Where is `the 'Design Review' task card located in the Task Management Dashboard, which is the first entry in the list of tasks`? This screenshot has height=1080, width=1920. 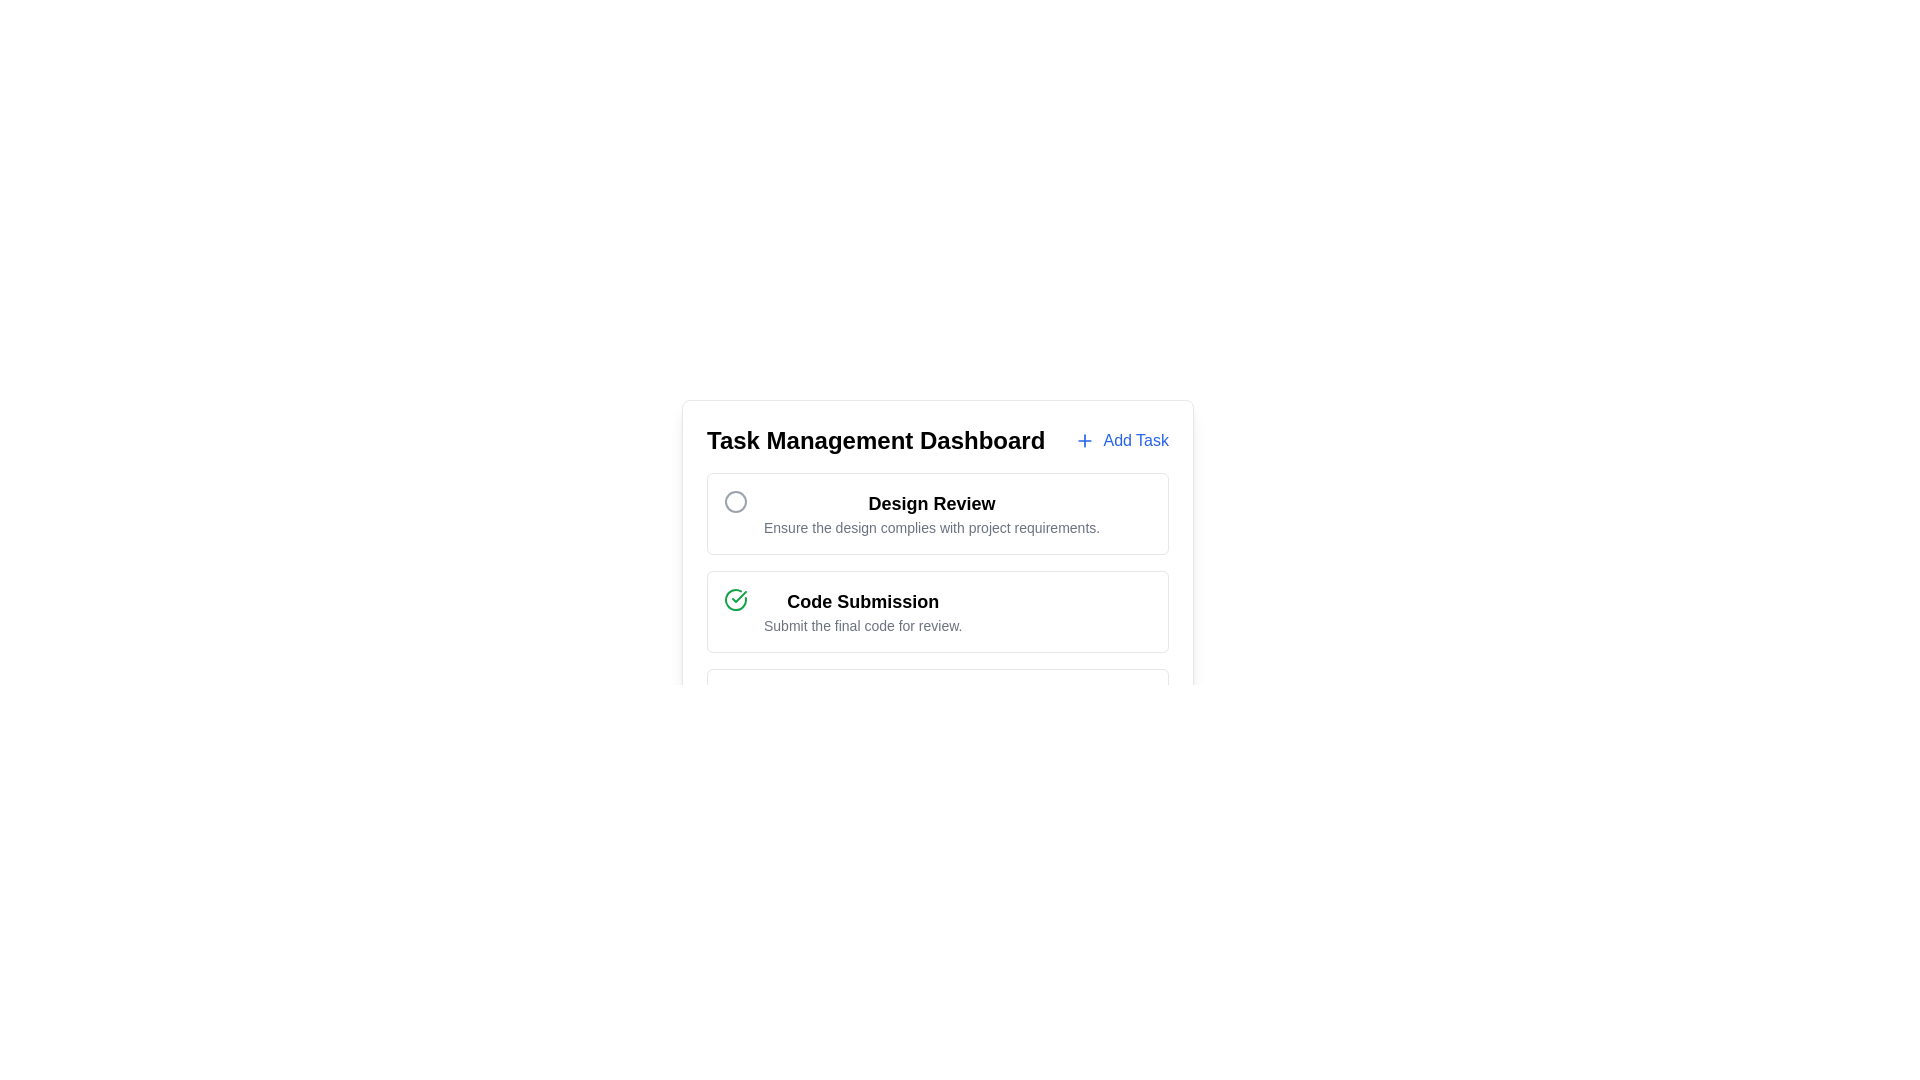 the 'Design Review' task card located in the Task Management Dashboard, which is the first entry in the list of tasks is located at coordinates (936, 512).